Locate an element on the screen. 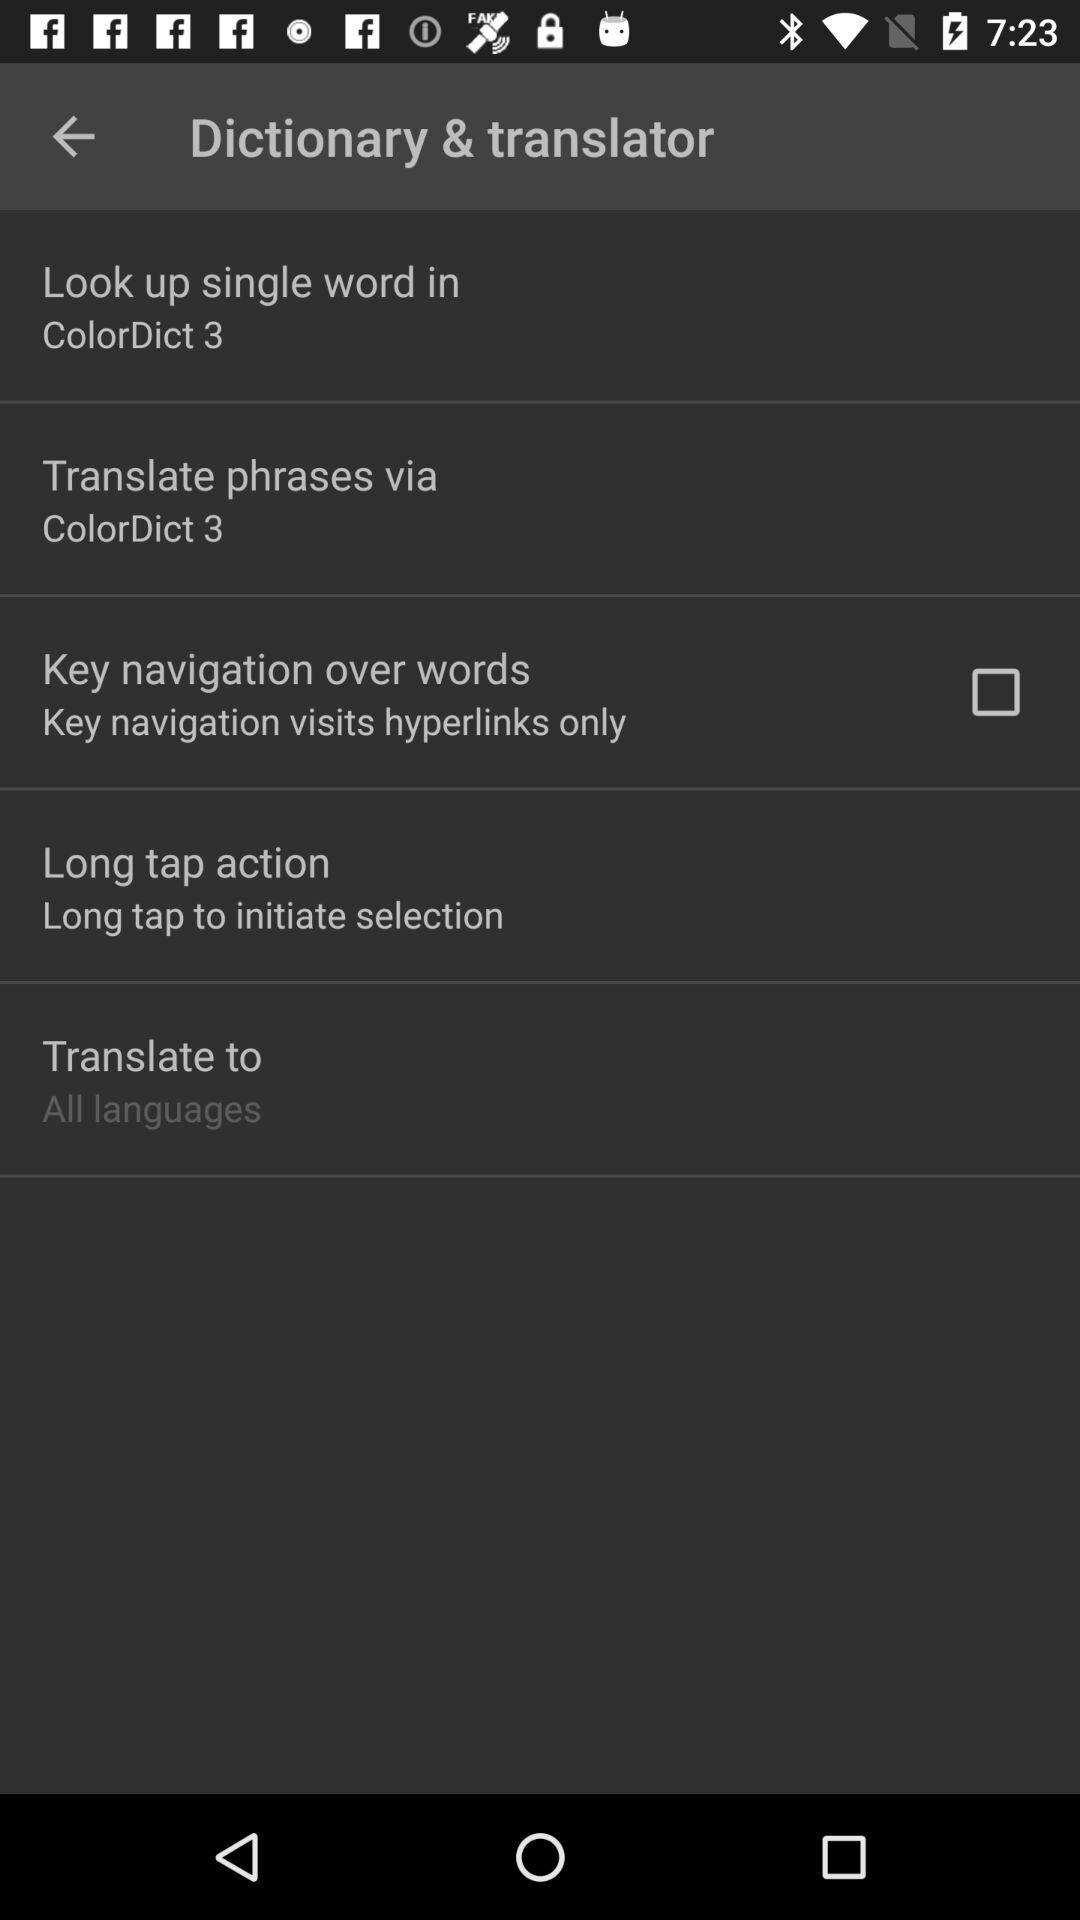  the icon on the right is located at coordinates (995, 692).